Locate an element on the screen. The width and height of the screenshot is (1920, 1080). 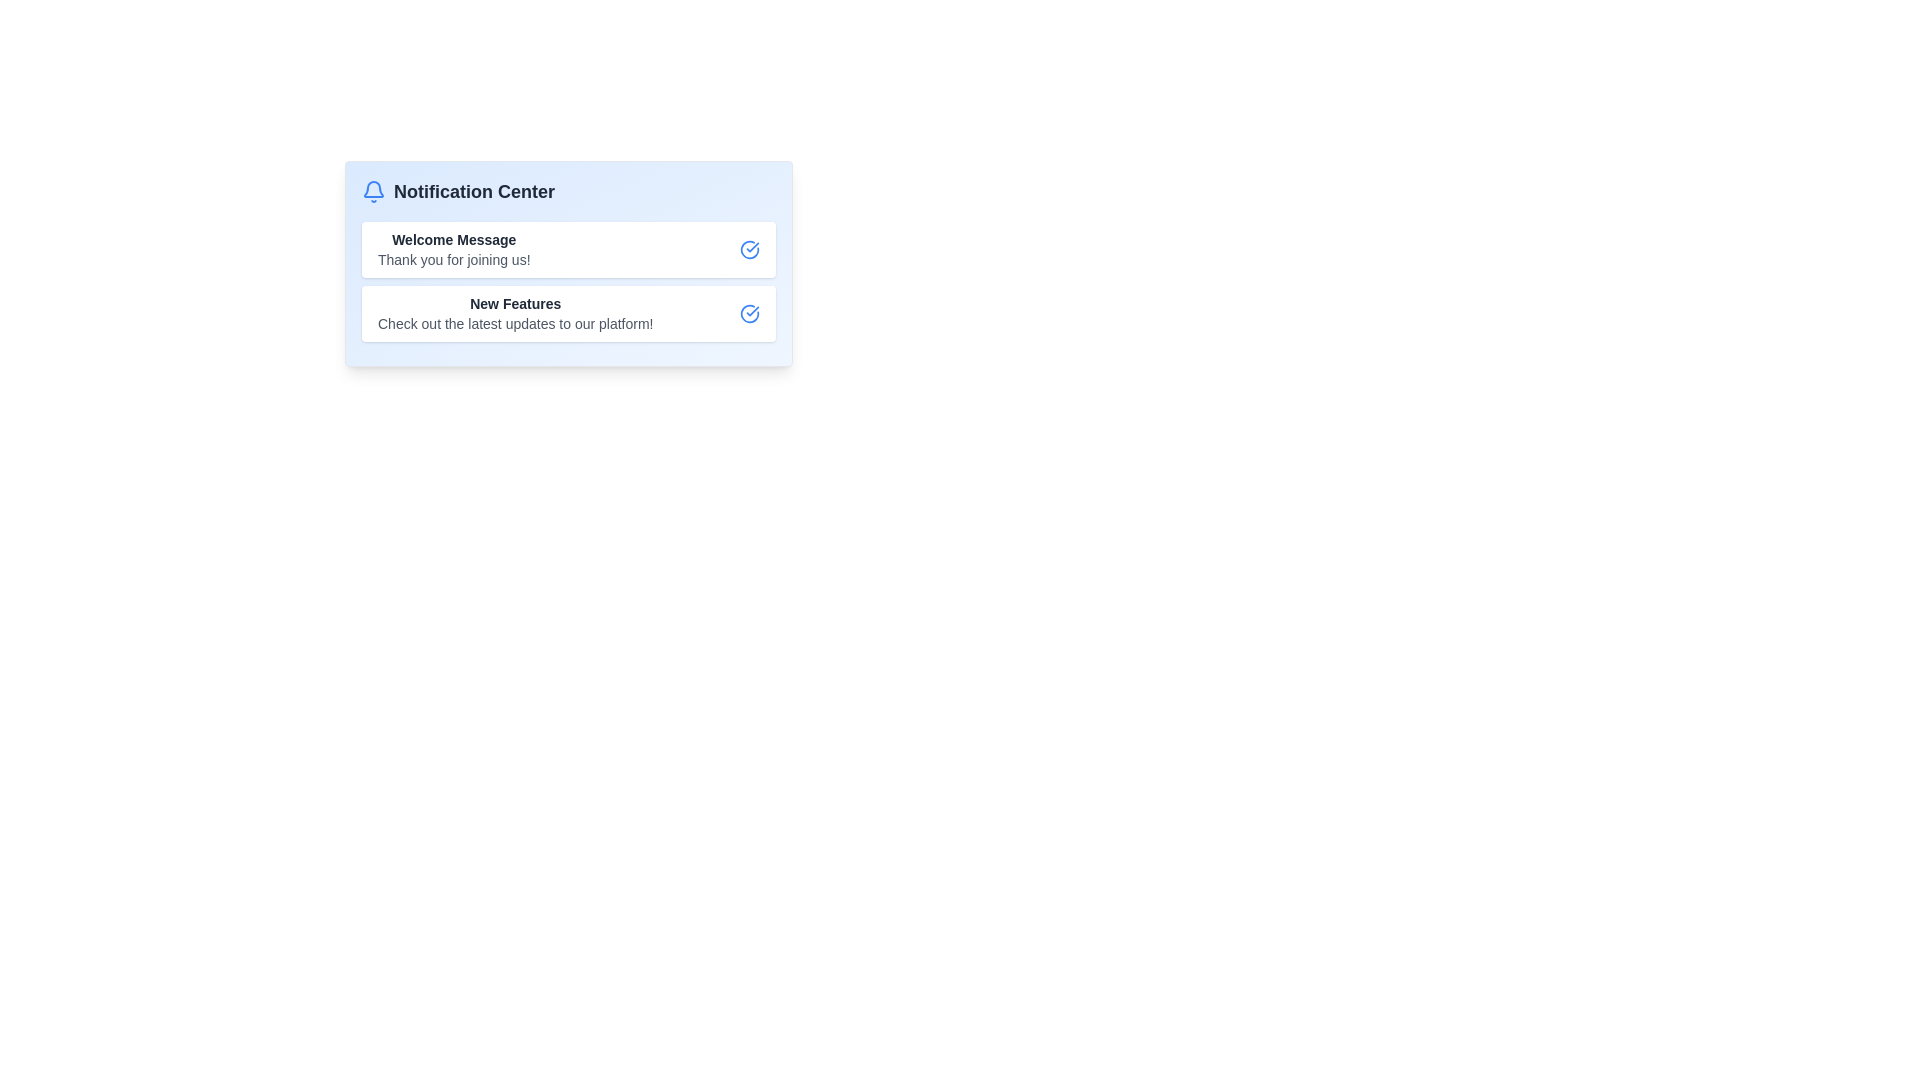
the informational text display that notifies users about new updates or features, positioned directly below the title 'New Features' is located at coordinates (515, 323).